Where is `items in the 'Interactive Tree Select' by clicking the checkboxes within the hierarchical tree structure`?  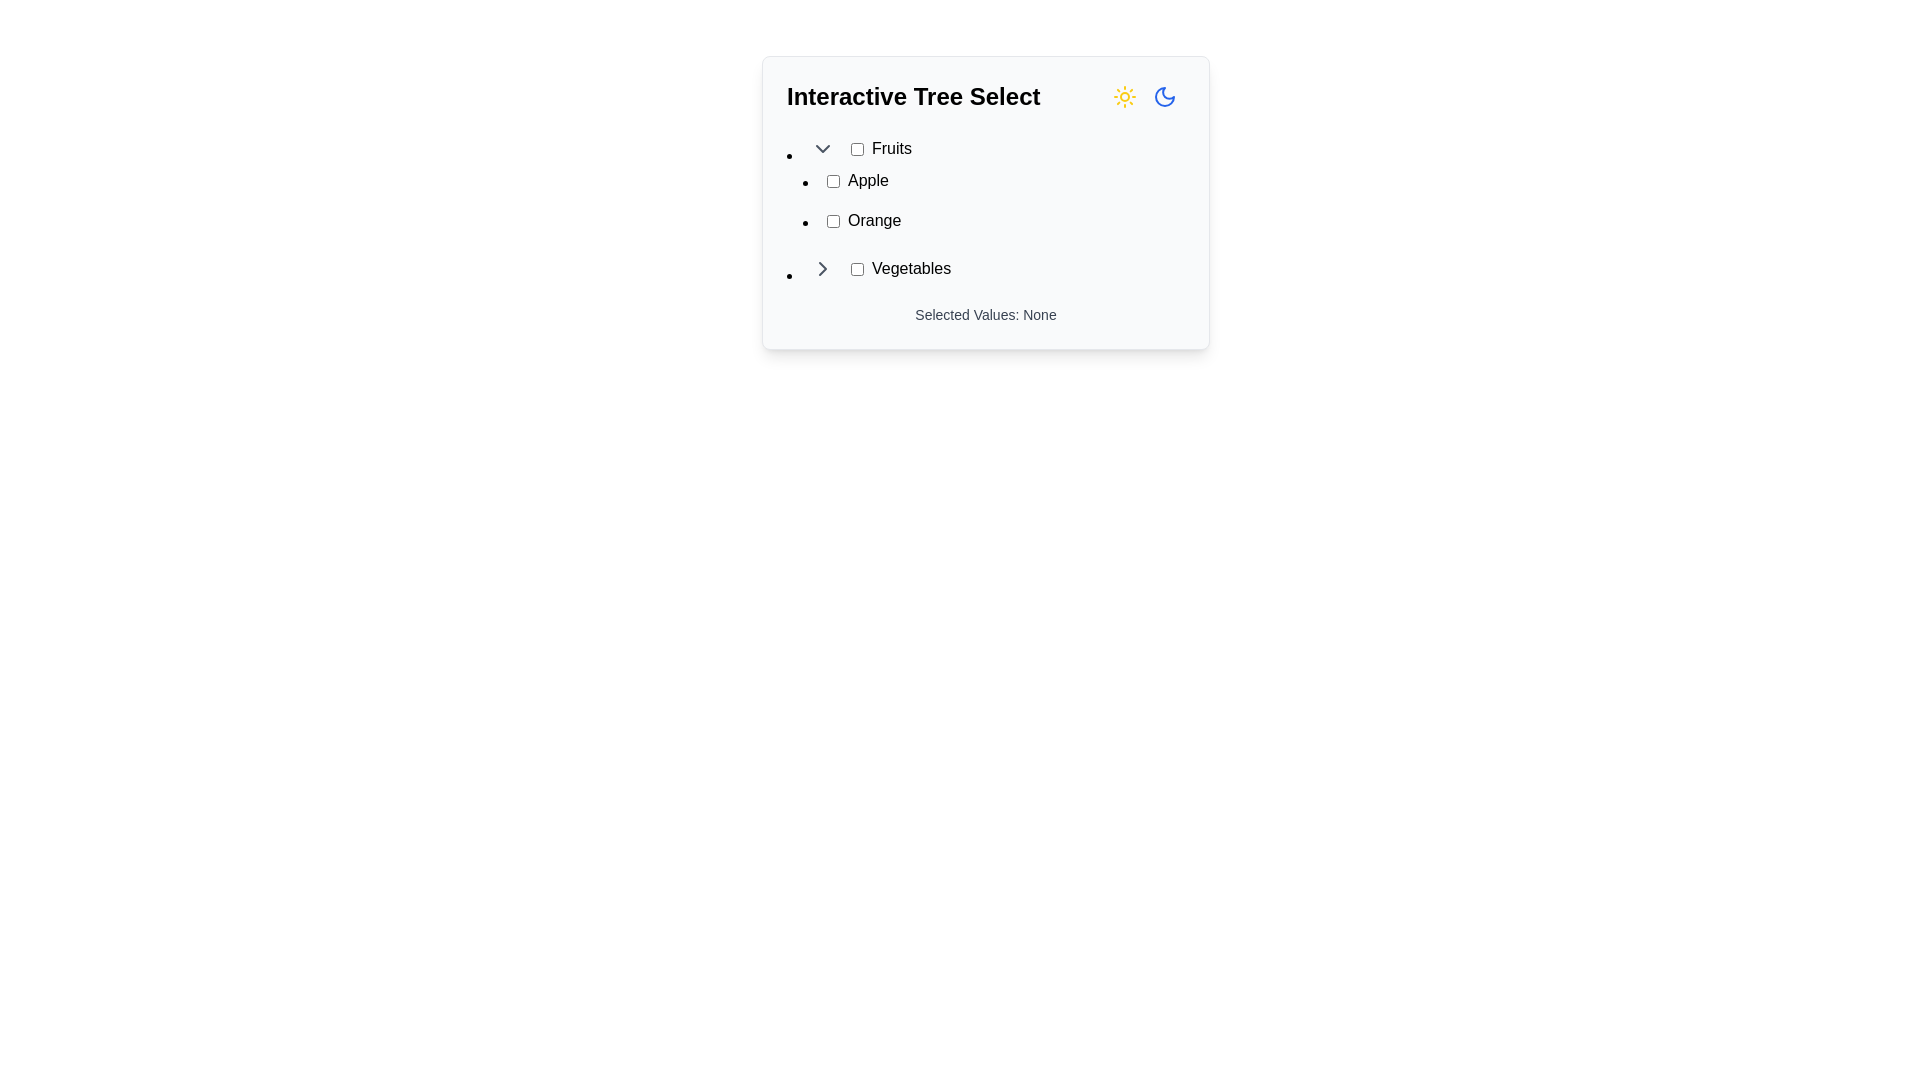 items in the 'Interactive Tree Select' by clicking the checkboxes within the hierarchical tree structure is located at coordinates (985, 203).